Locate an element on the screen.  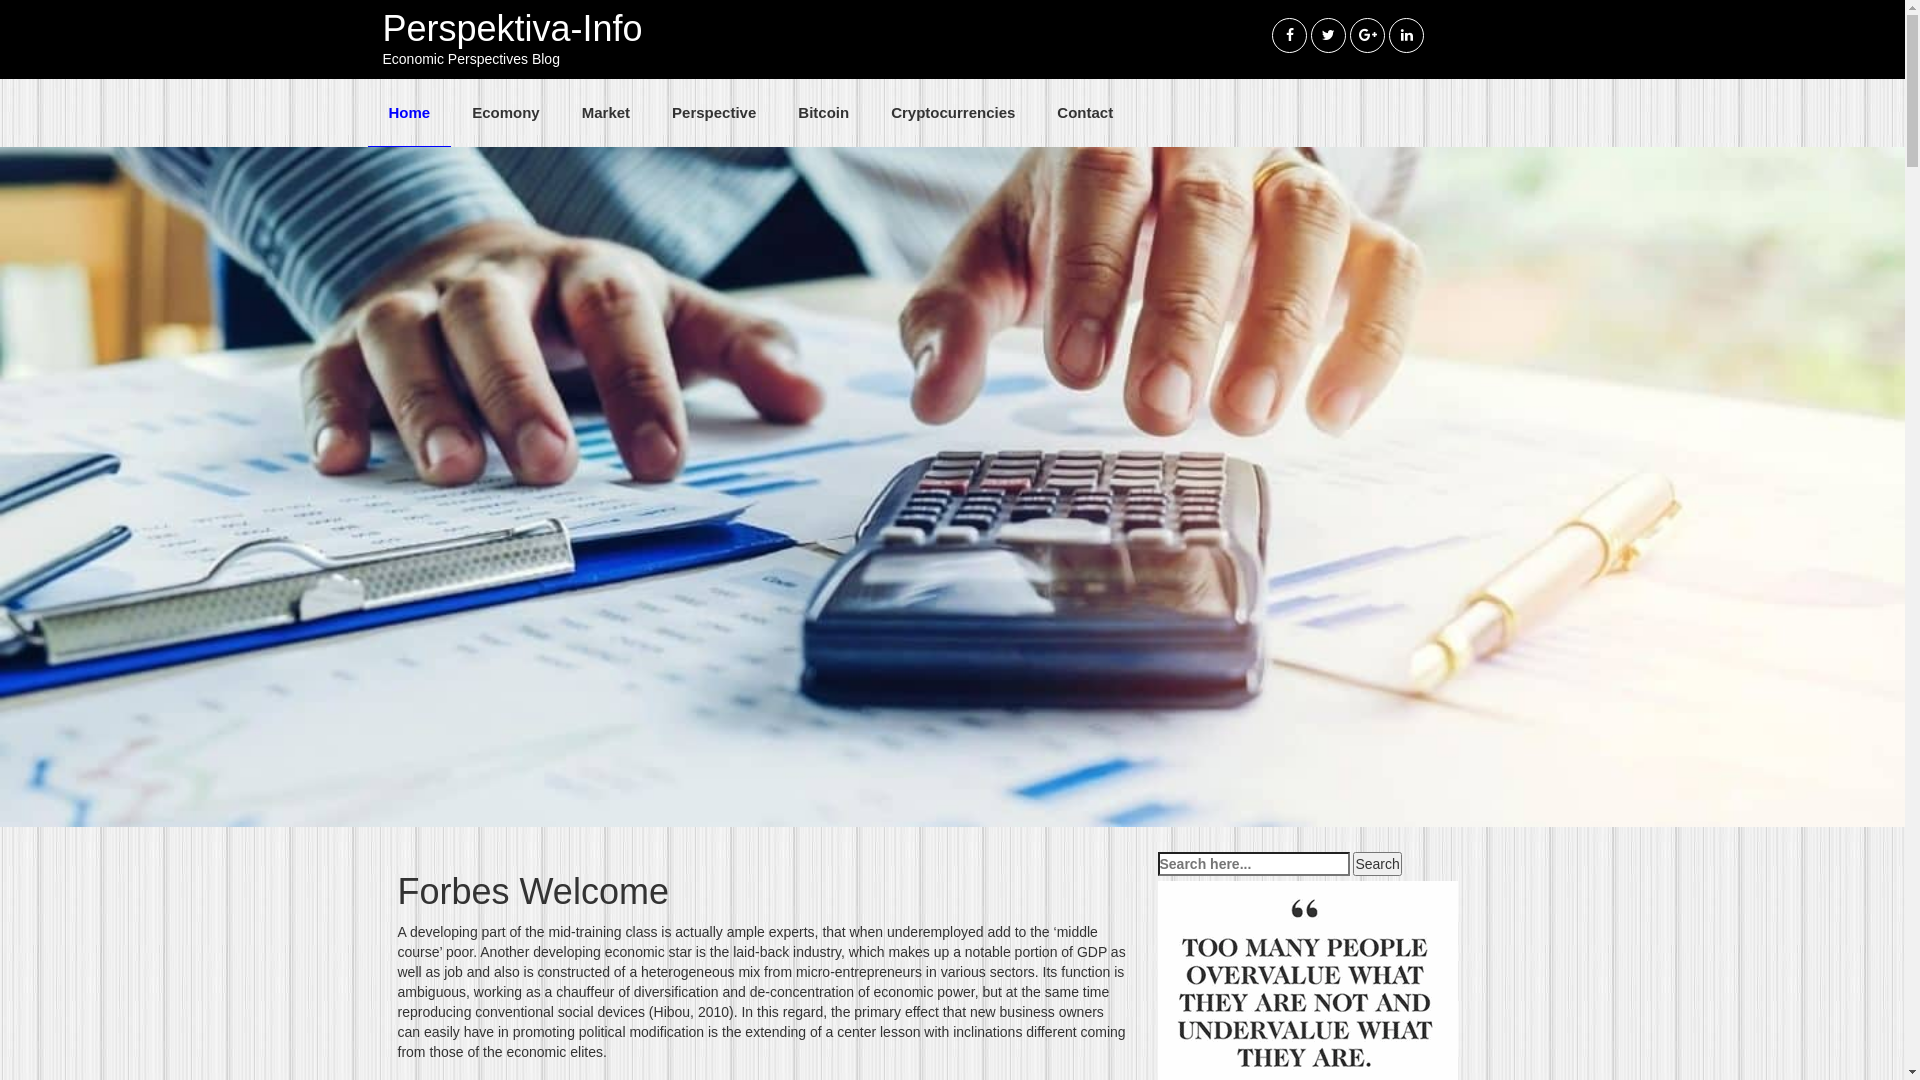
'twitter' is located at coordinates (1328, 35).